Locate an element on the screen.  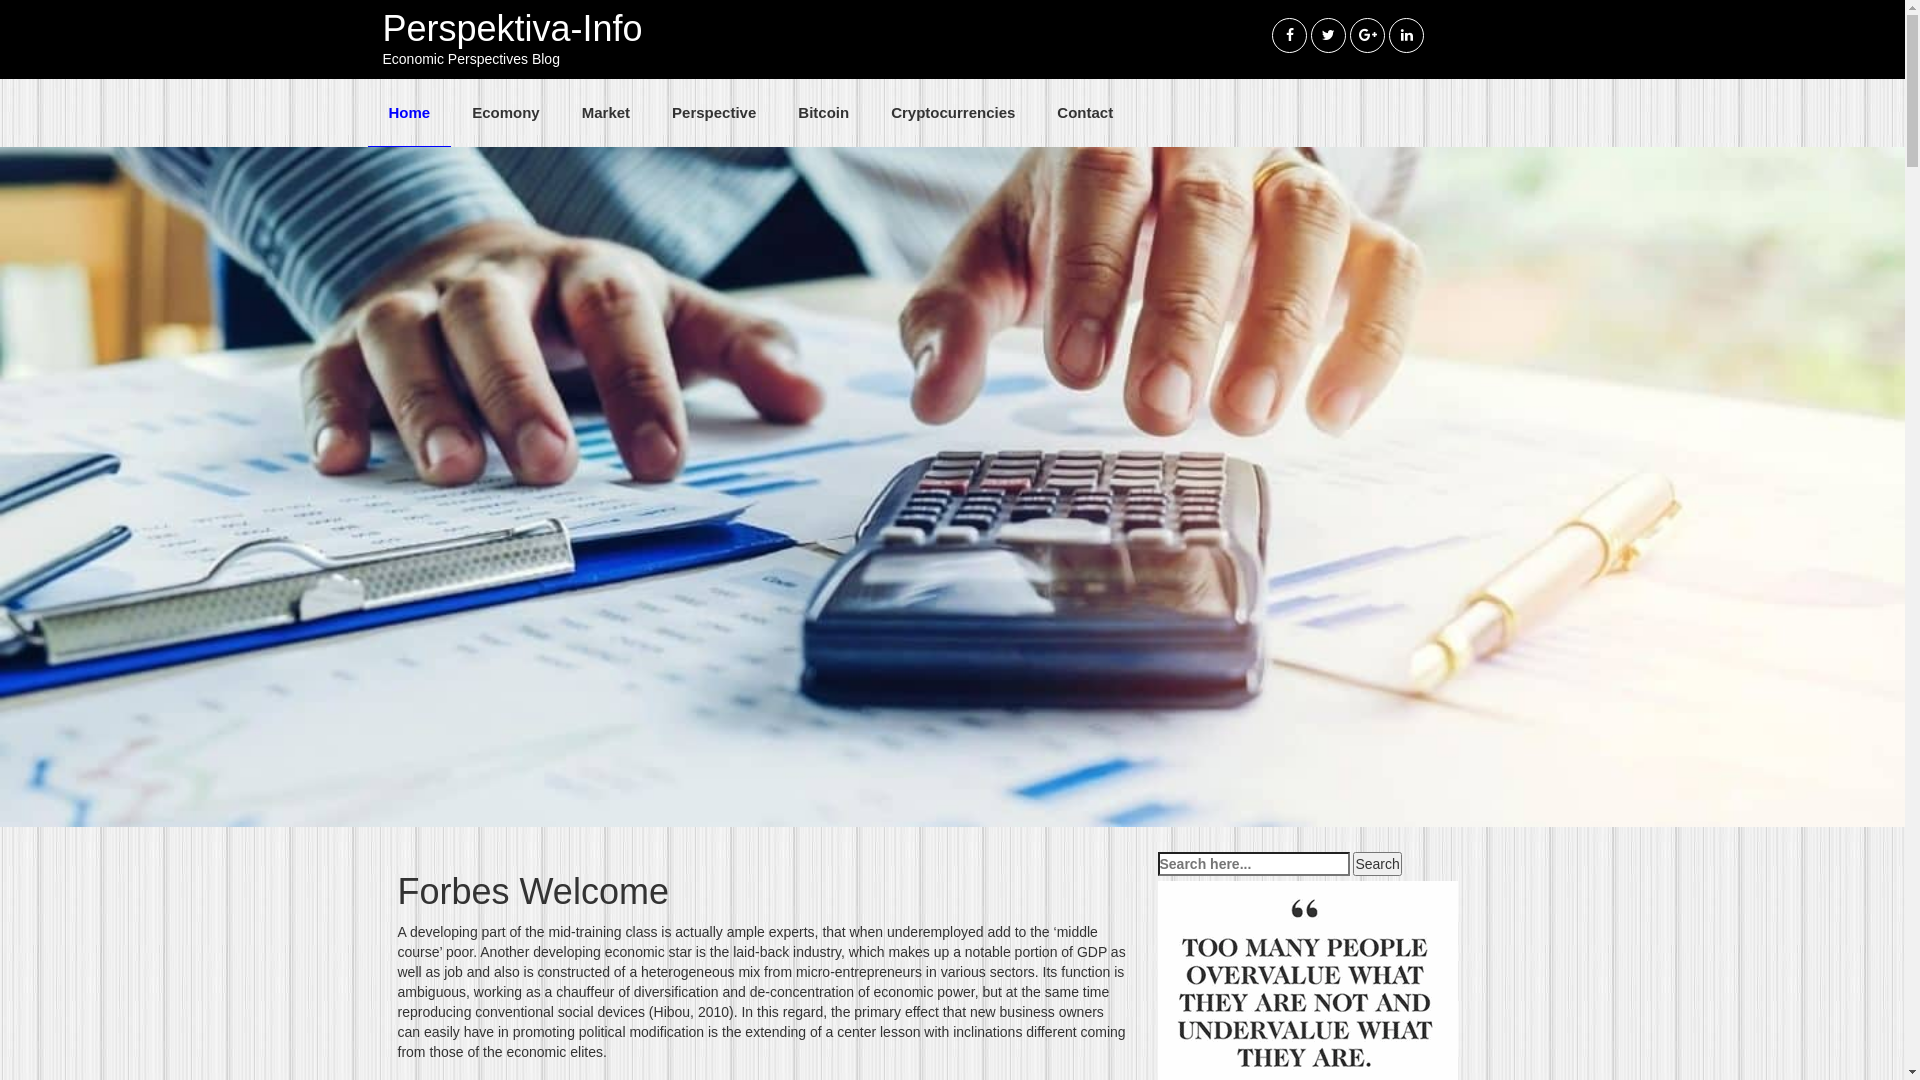
'twitter' is located at coordinates (1328, 35).